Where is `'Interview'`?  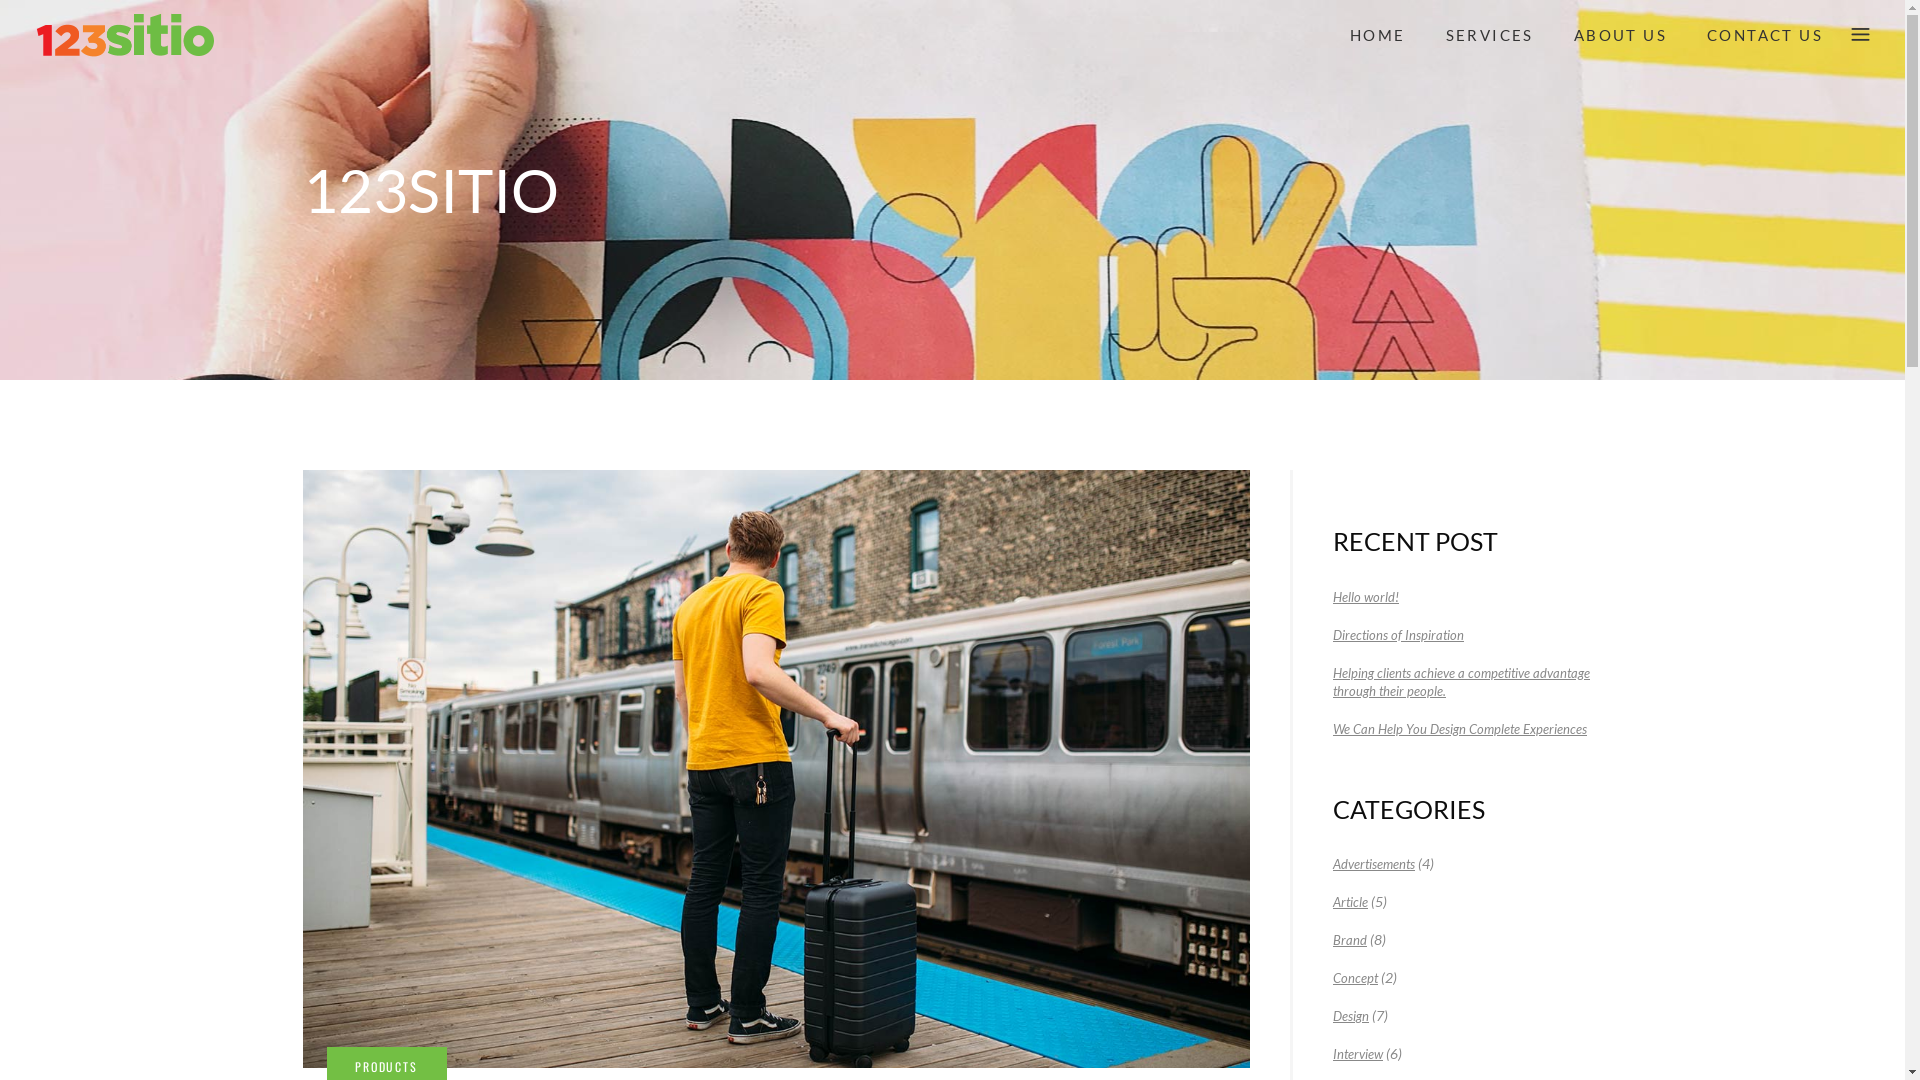
'Interview' is located at coordinates (1358, 1052).